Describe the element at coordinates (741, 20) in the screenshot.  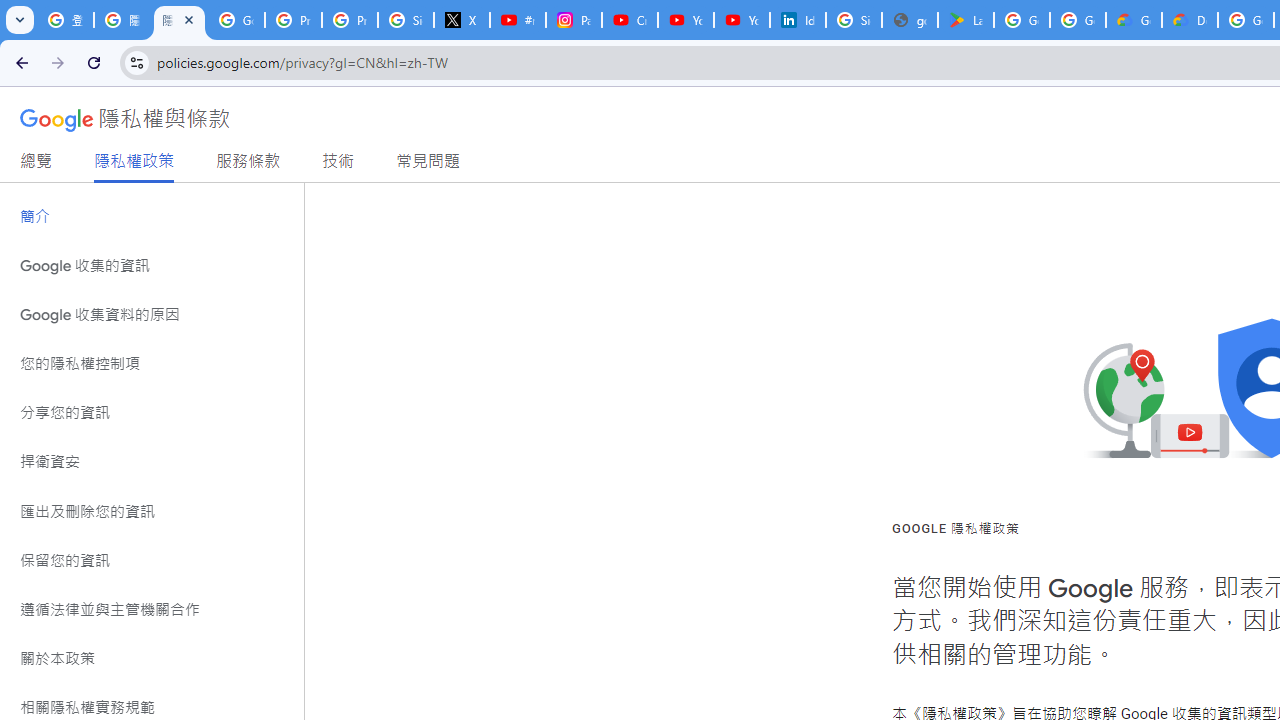
I see `'YouTube Culture & Trends - YouTube Top 10, 2021'` at that location.